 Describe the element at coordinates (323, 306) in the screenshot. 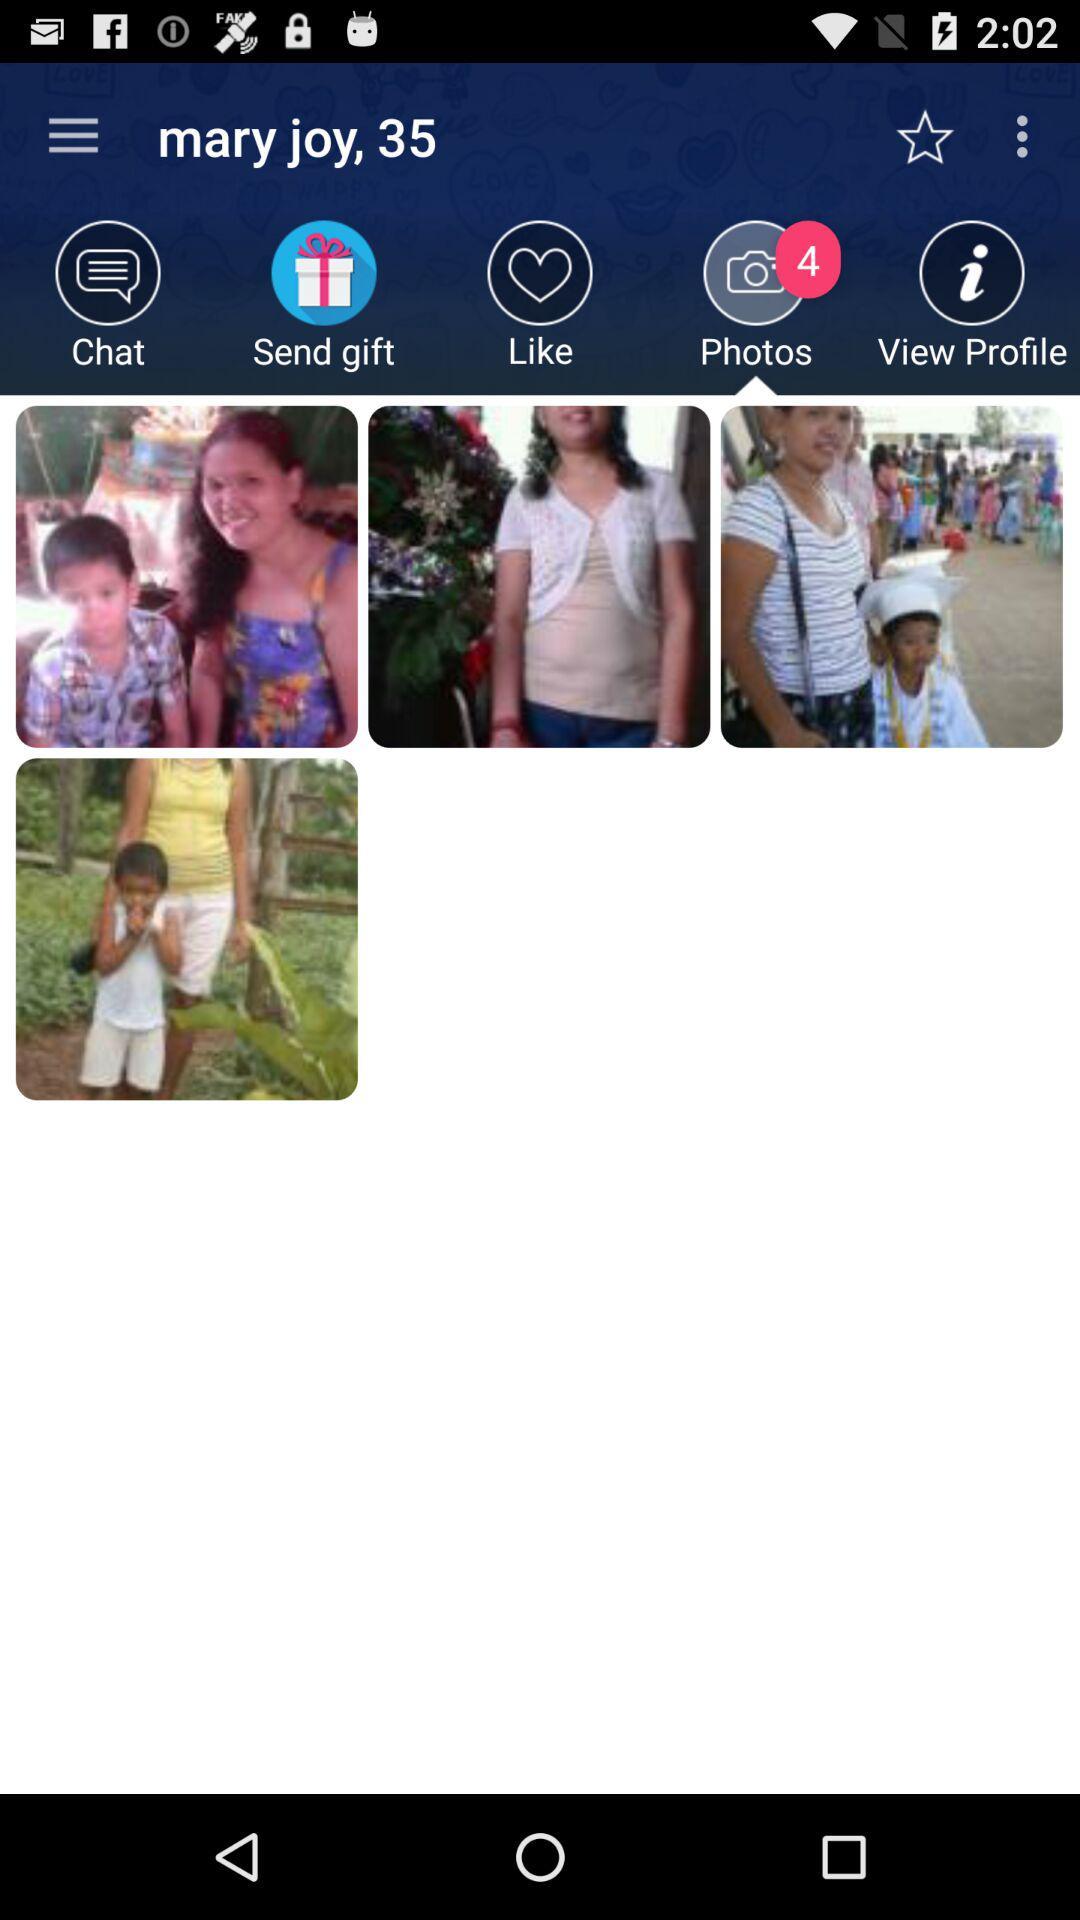

I see `app below mary joy, 35` at that location.